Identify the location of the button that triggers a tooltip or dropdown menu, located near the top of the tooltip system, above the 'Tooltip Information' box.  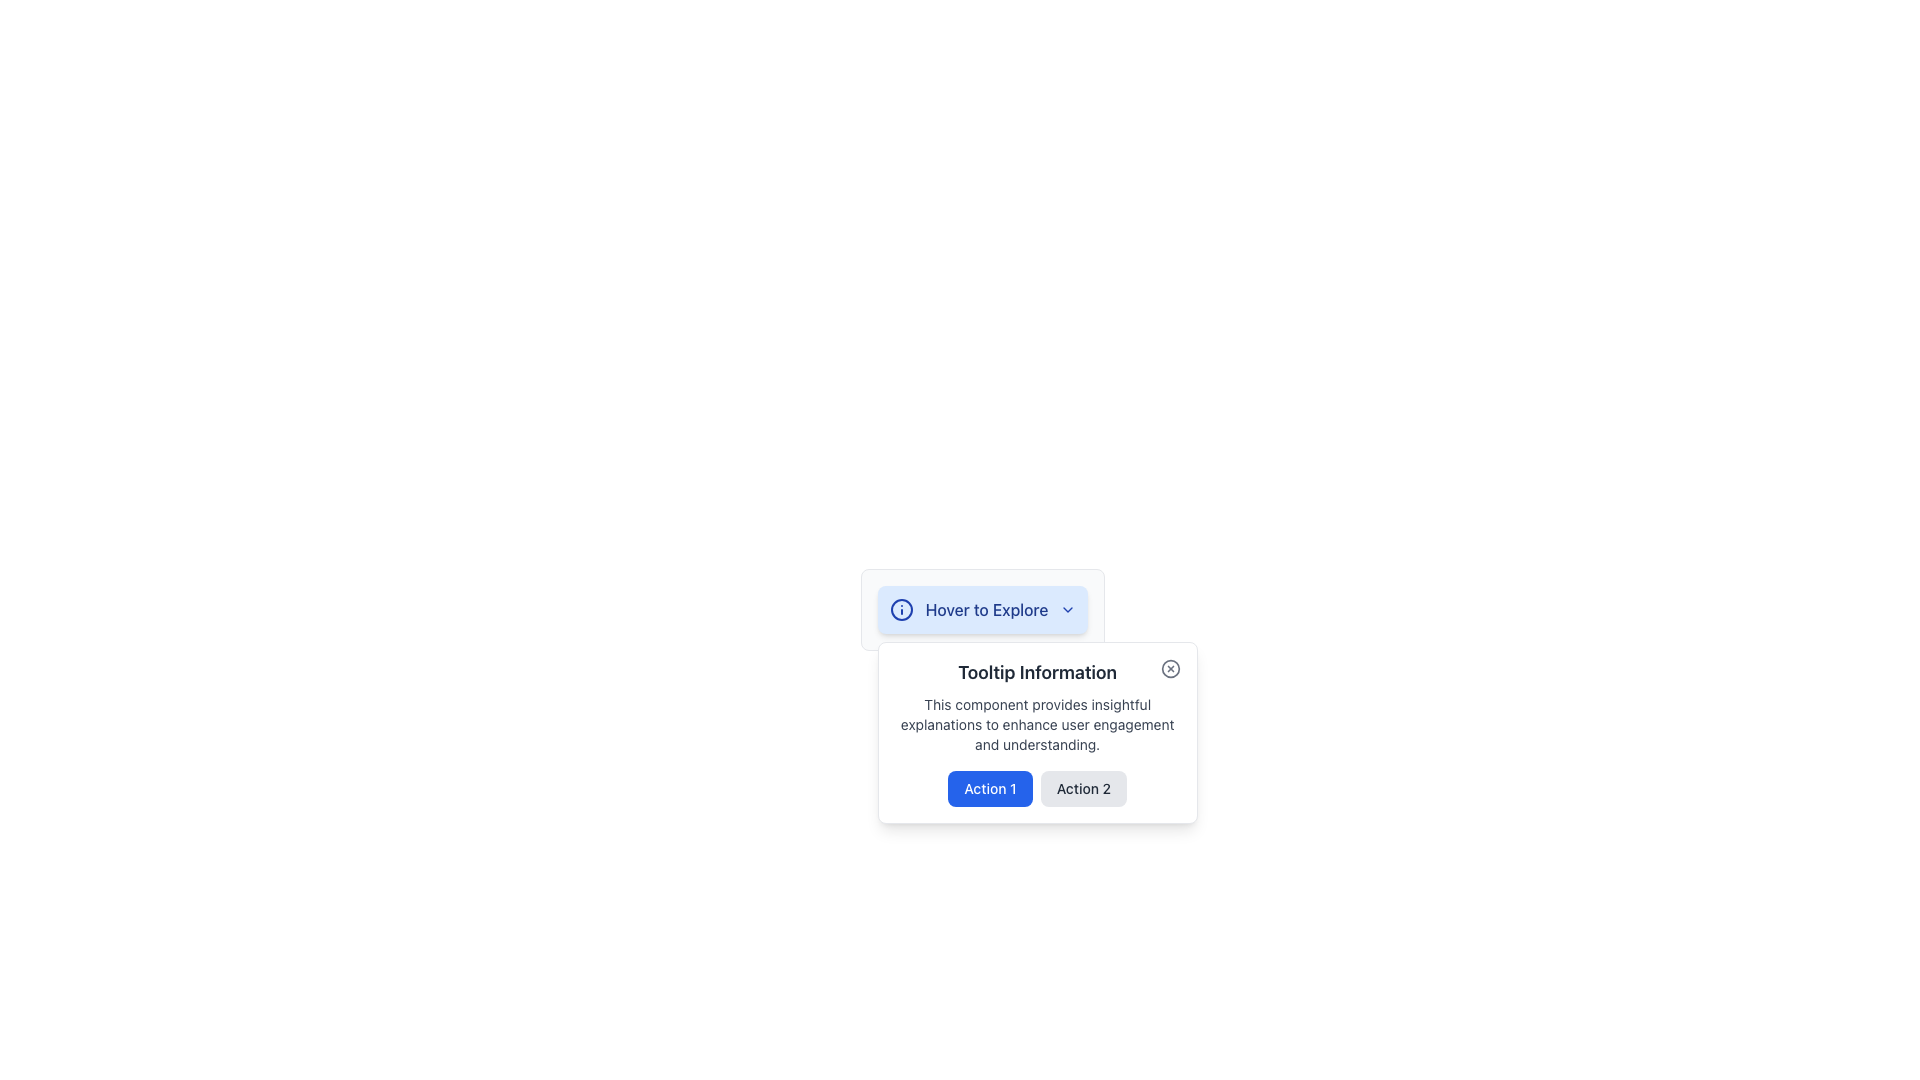
(983, 608).